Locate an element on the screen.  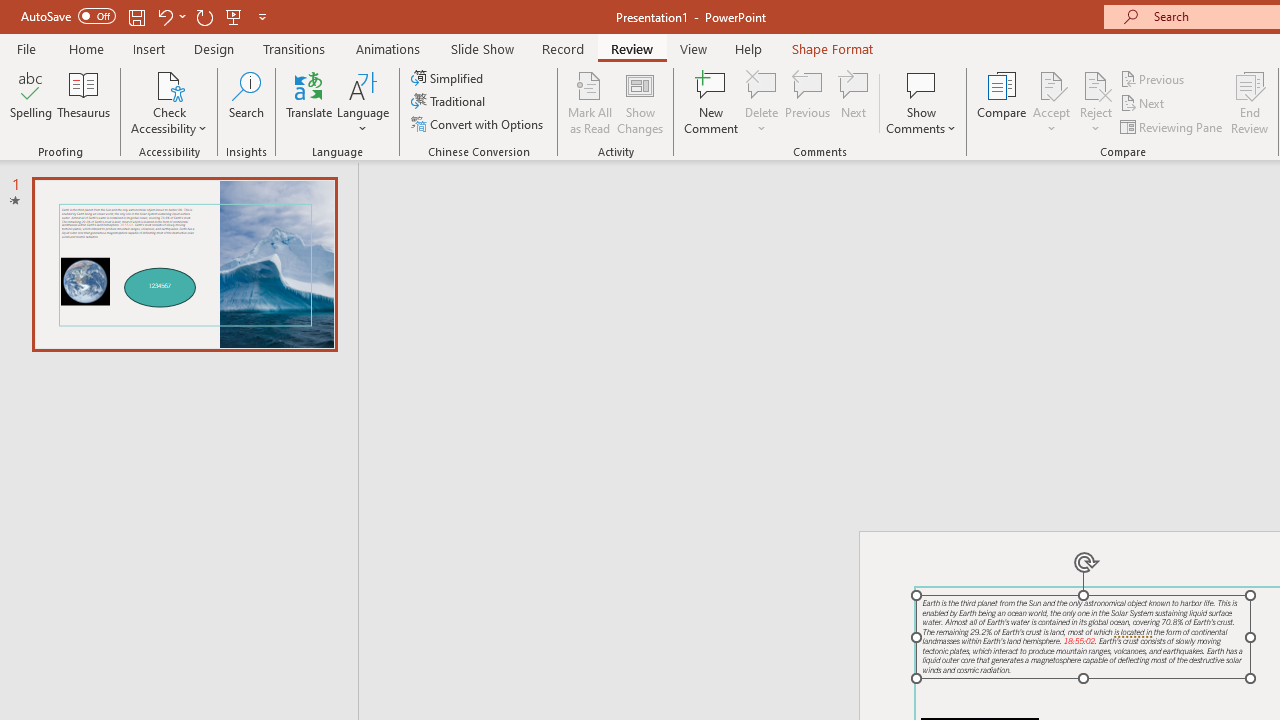
'Show Changes' is located at coordinates (640, 103).